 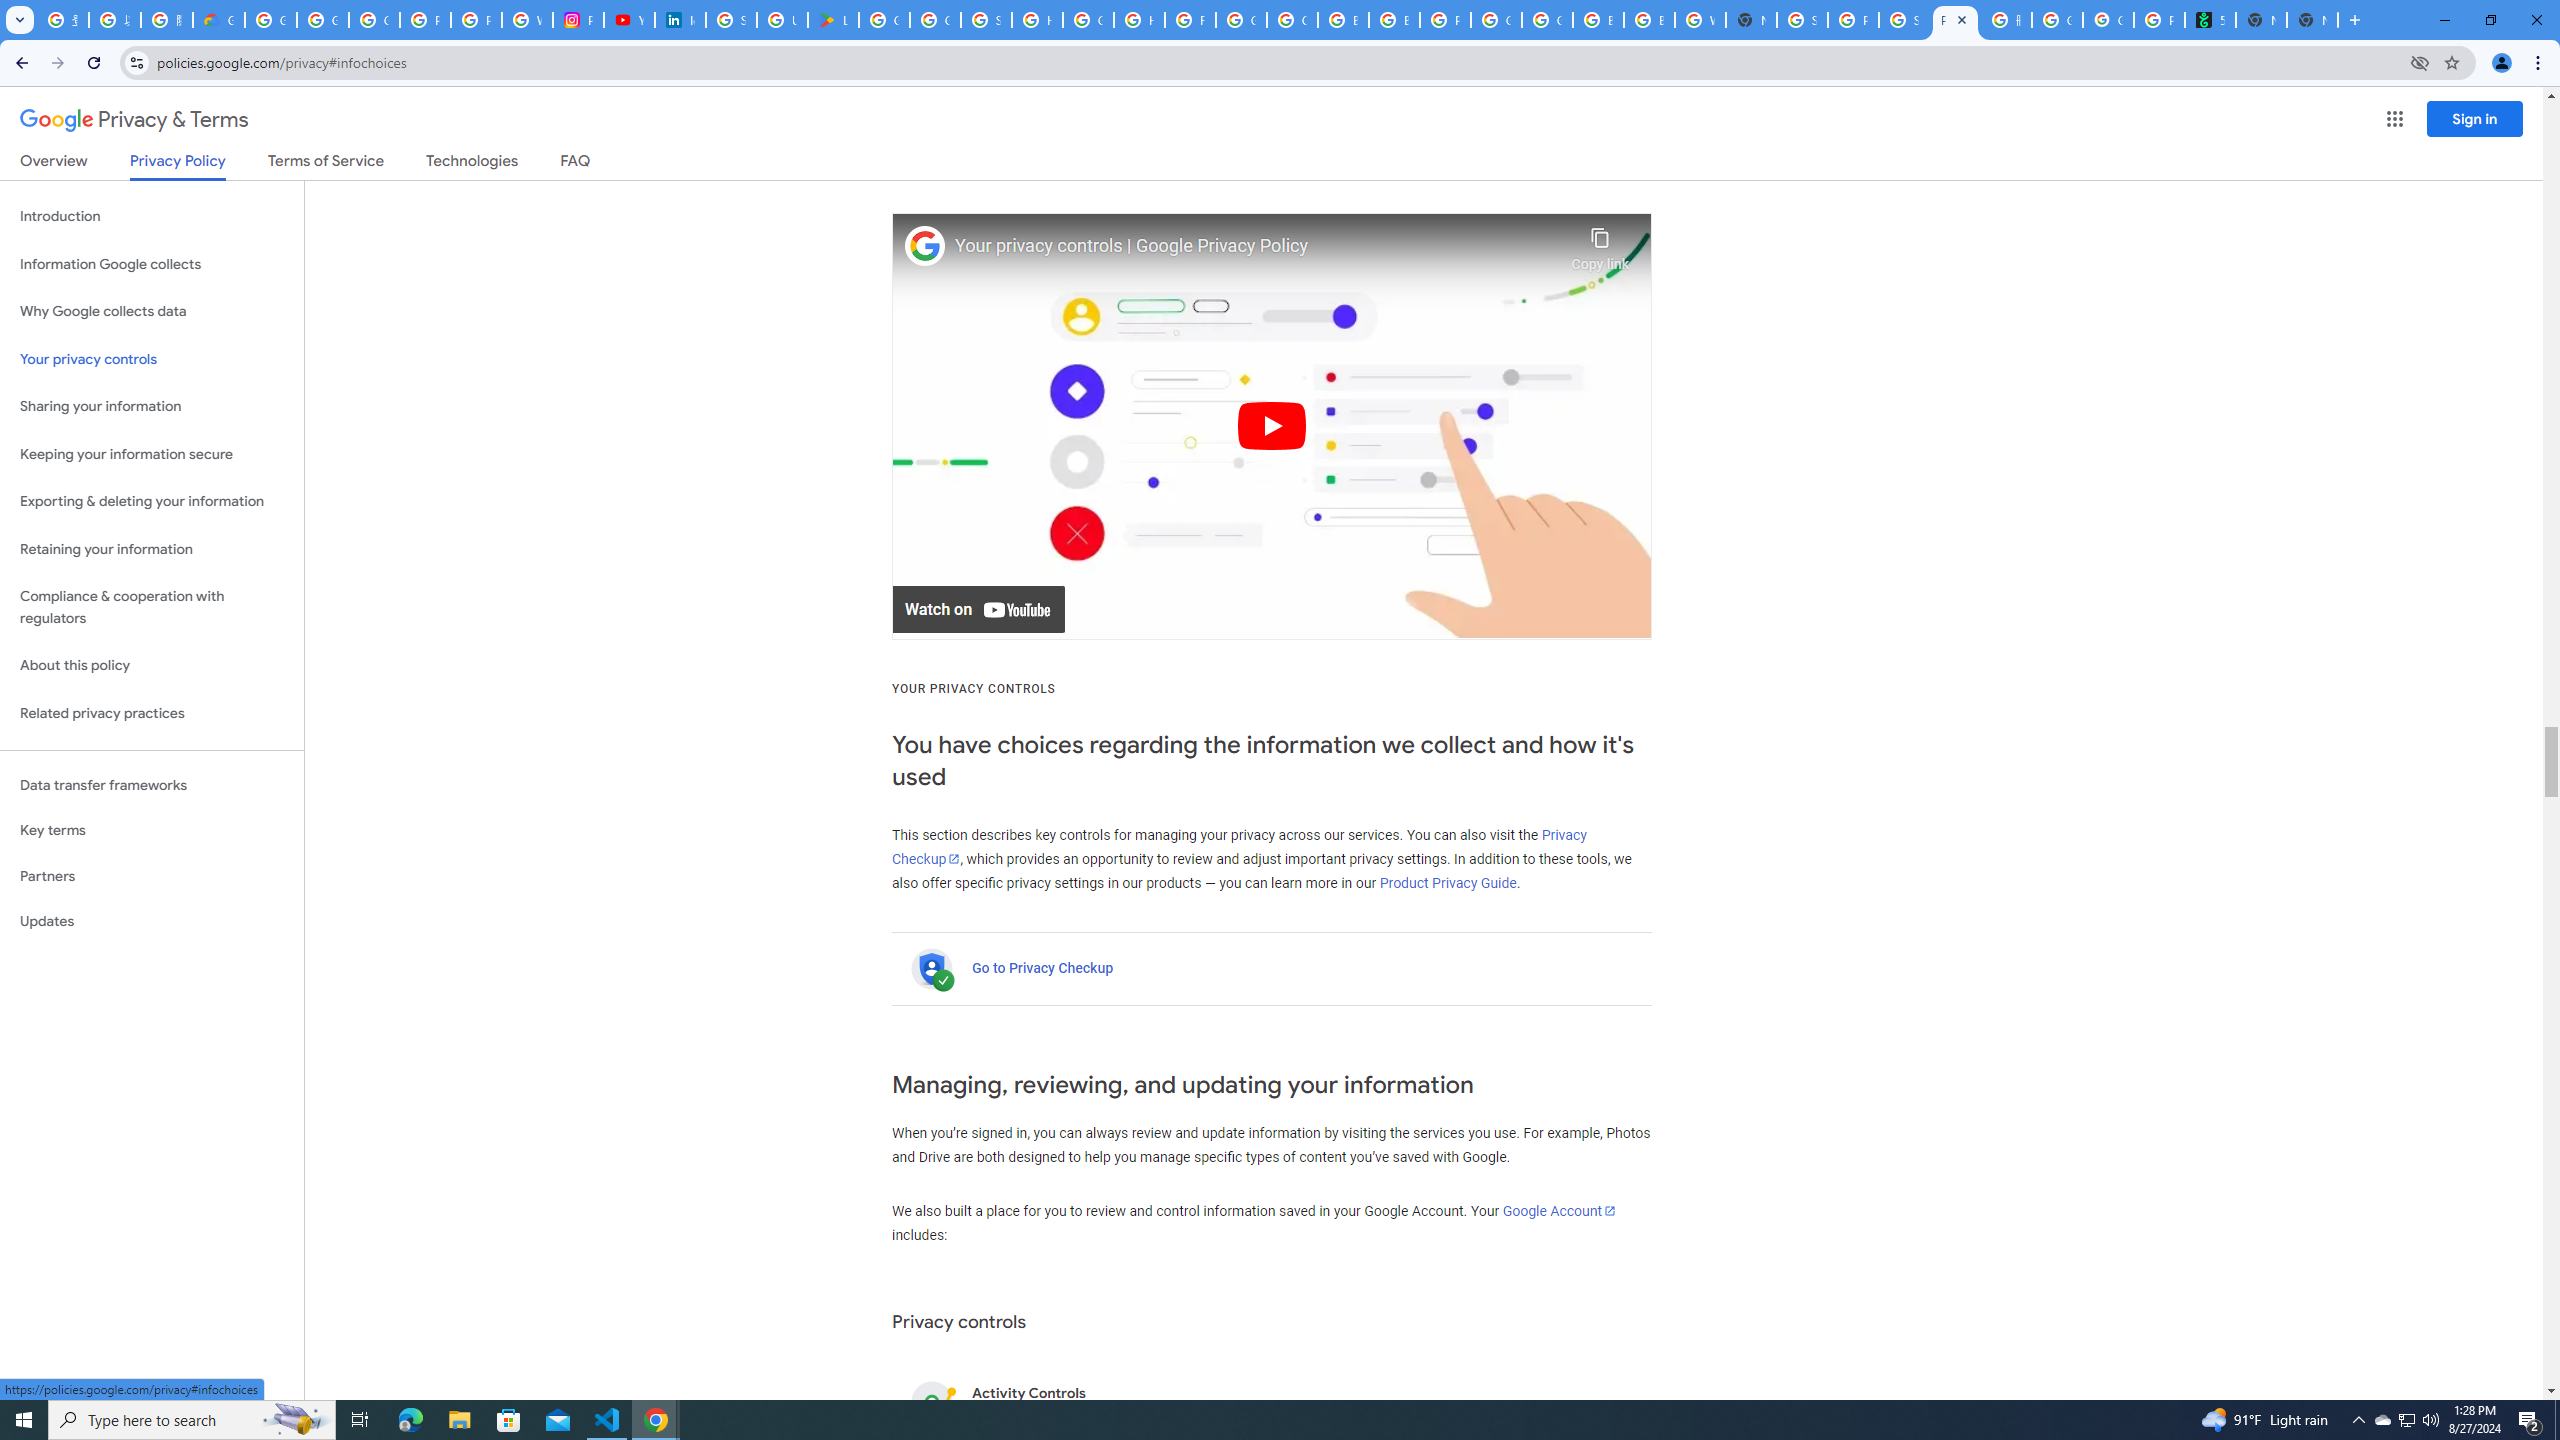 What do you see at coordinates (978, 608) in the screenshot?
I see `'Watch on YouTube'` at bounding box center [978, 608].